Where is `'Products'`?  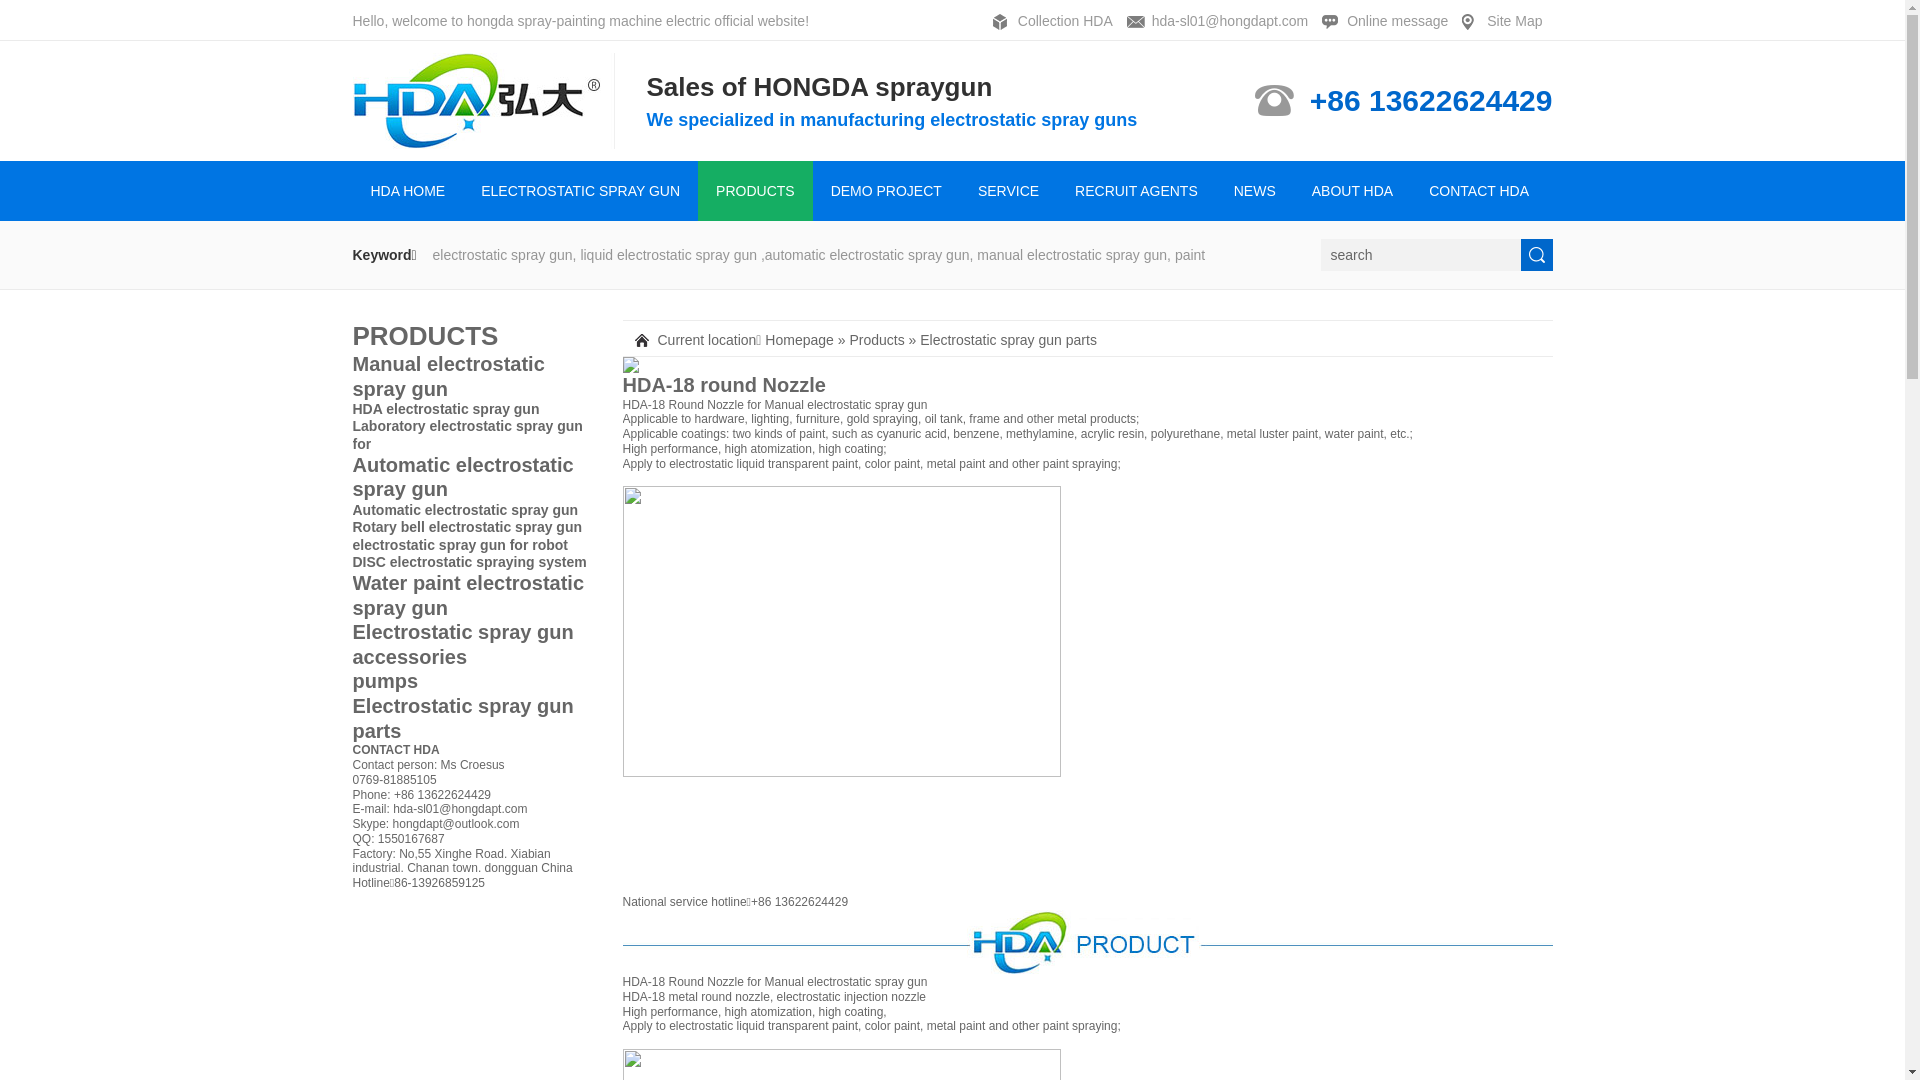 'Products' is located at coordinates (876, 338).